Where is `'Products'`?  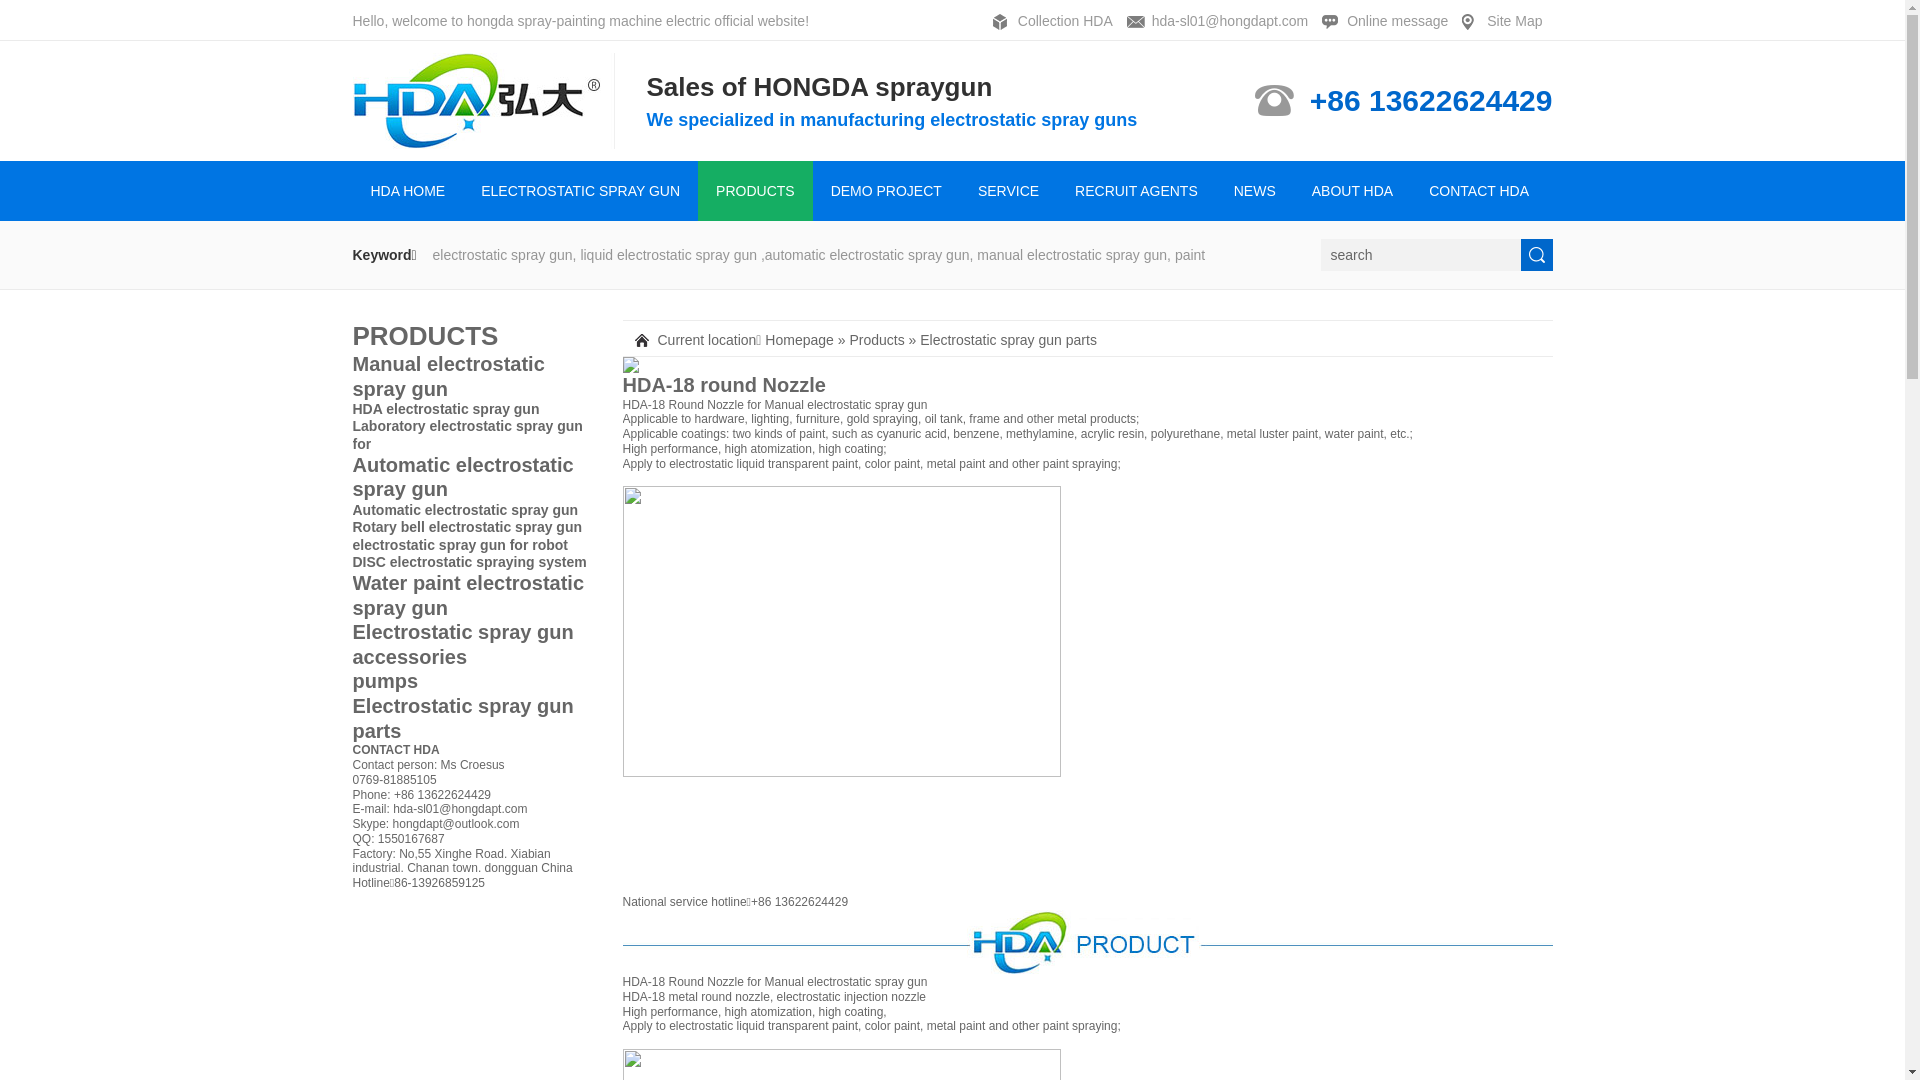 'Products' is located at coordinates (876, 338).